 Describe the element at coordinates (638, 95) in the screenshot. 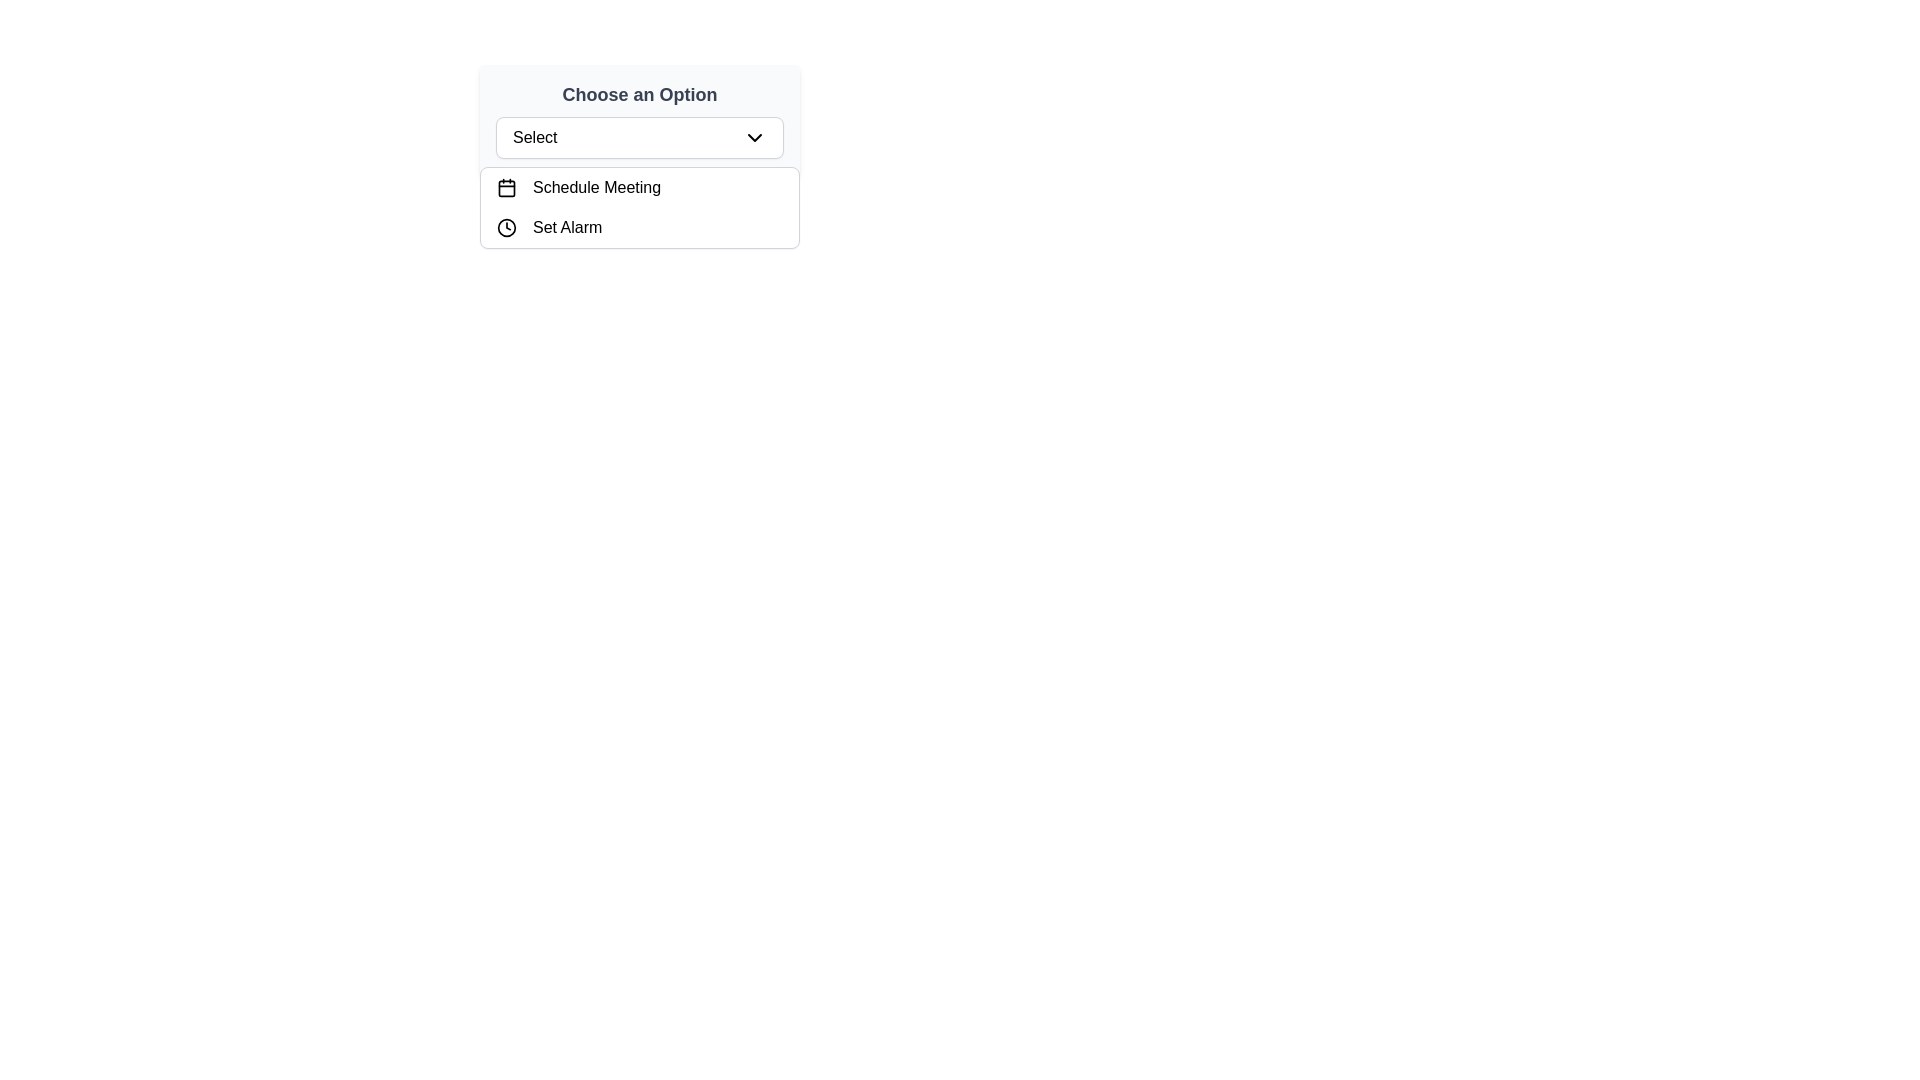

I see `text label that serves as a title for the dropdown menu, positioned directly above the 'Select' button` at that location.